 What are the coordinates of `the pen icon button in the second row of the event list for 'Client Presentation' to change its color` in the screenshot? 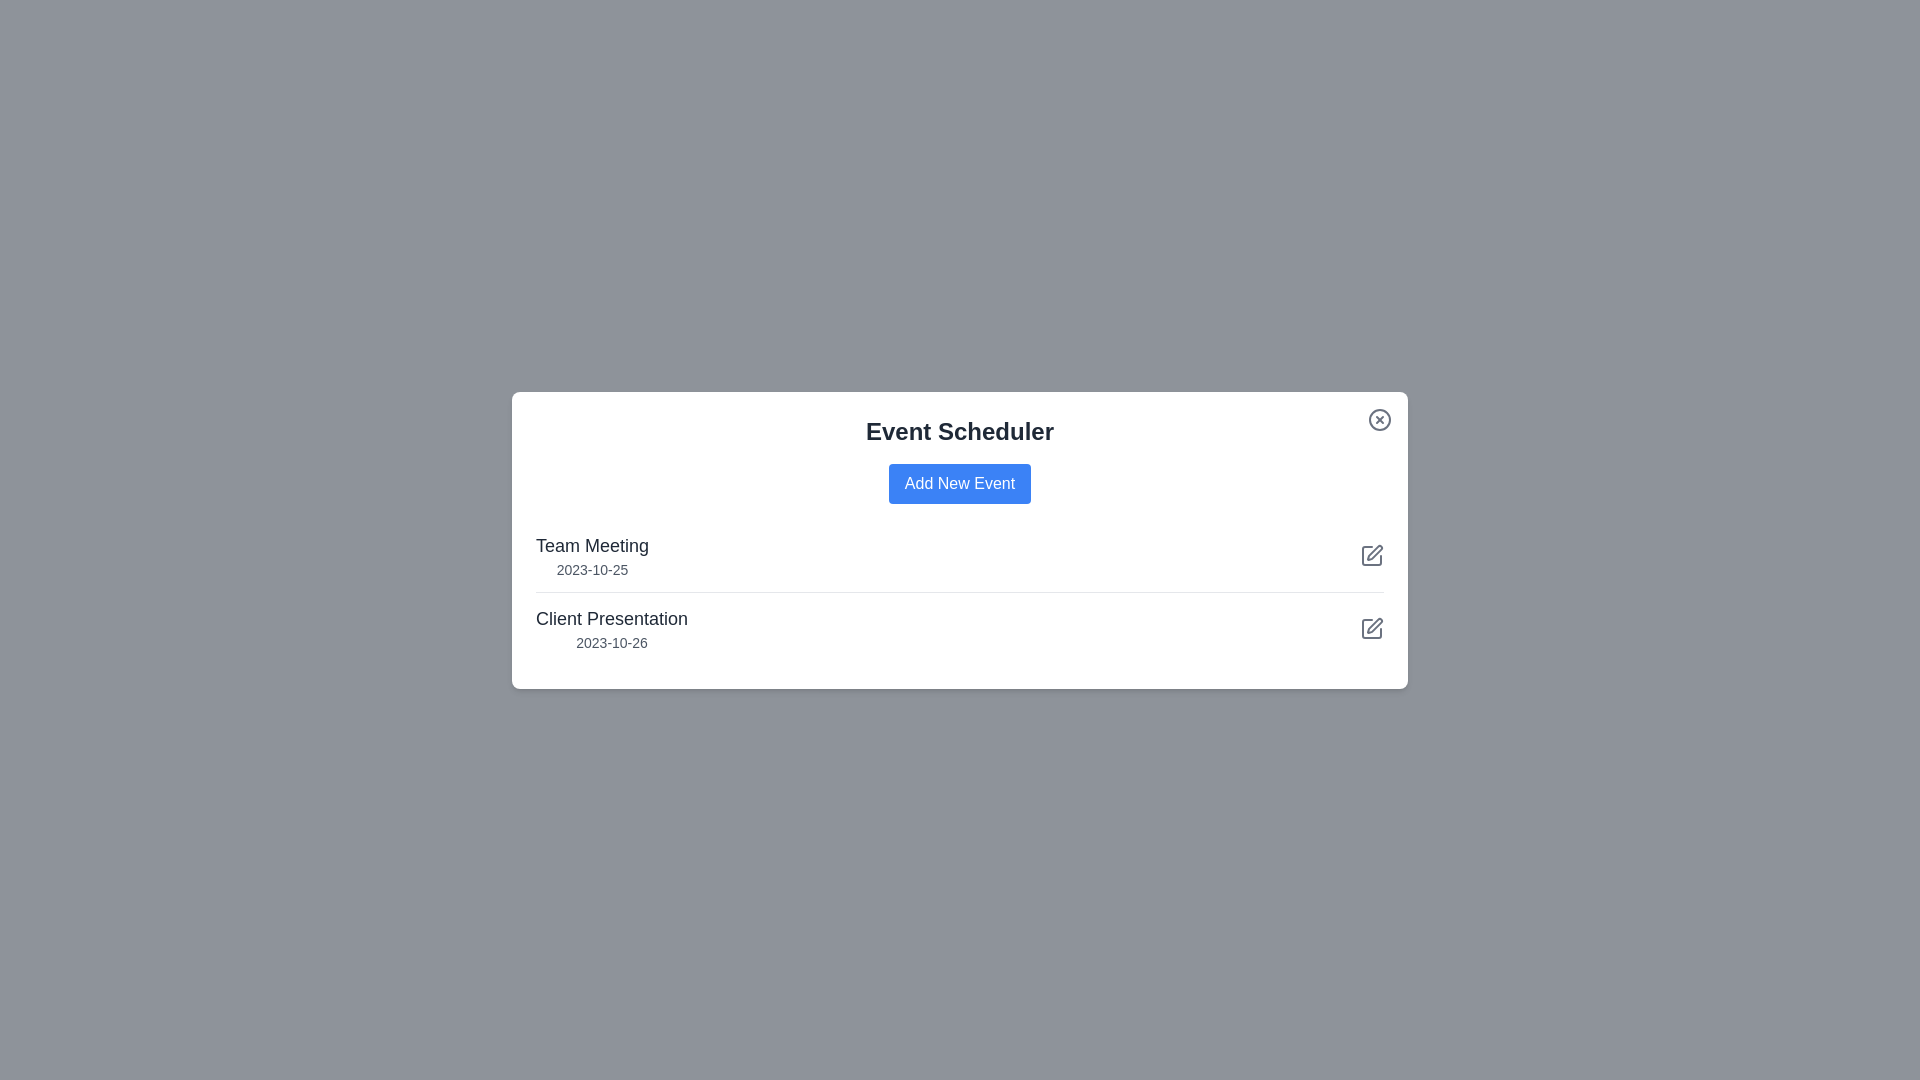 It's located at (1371, 555).